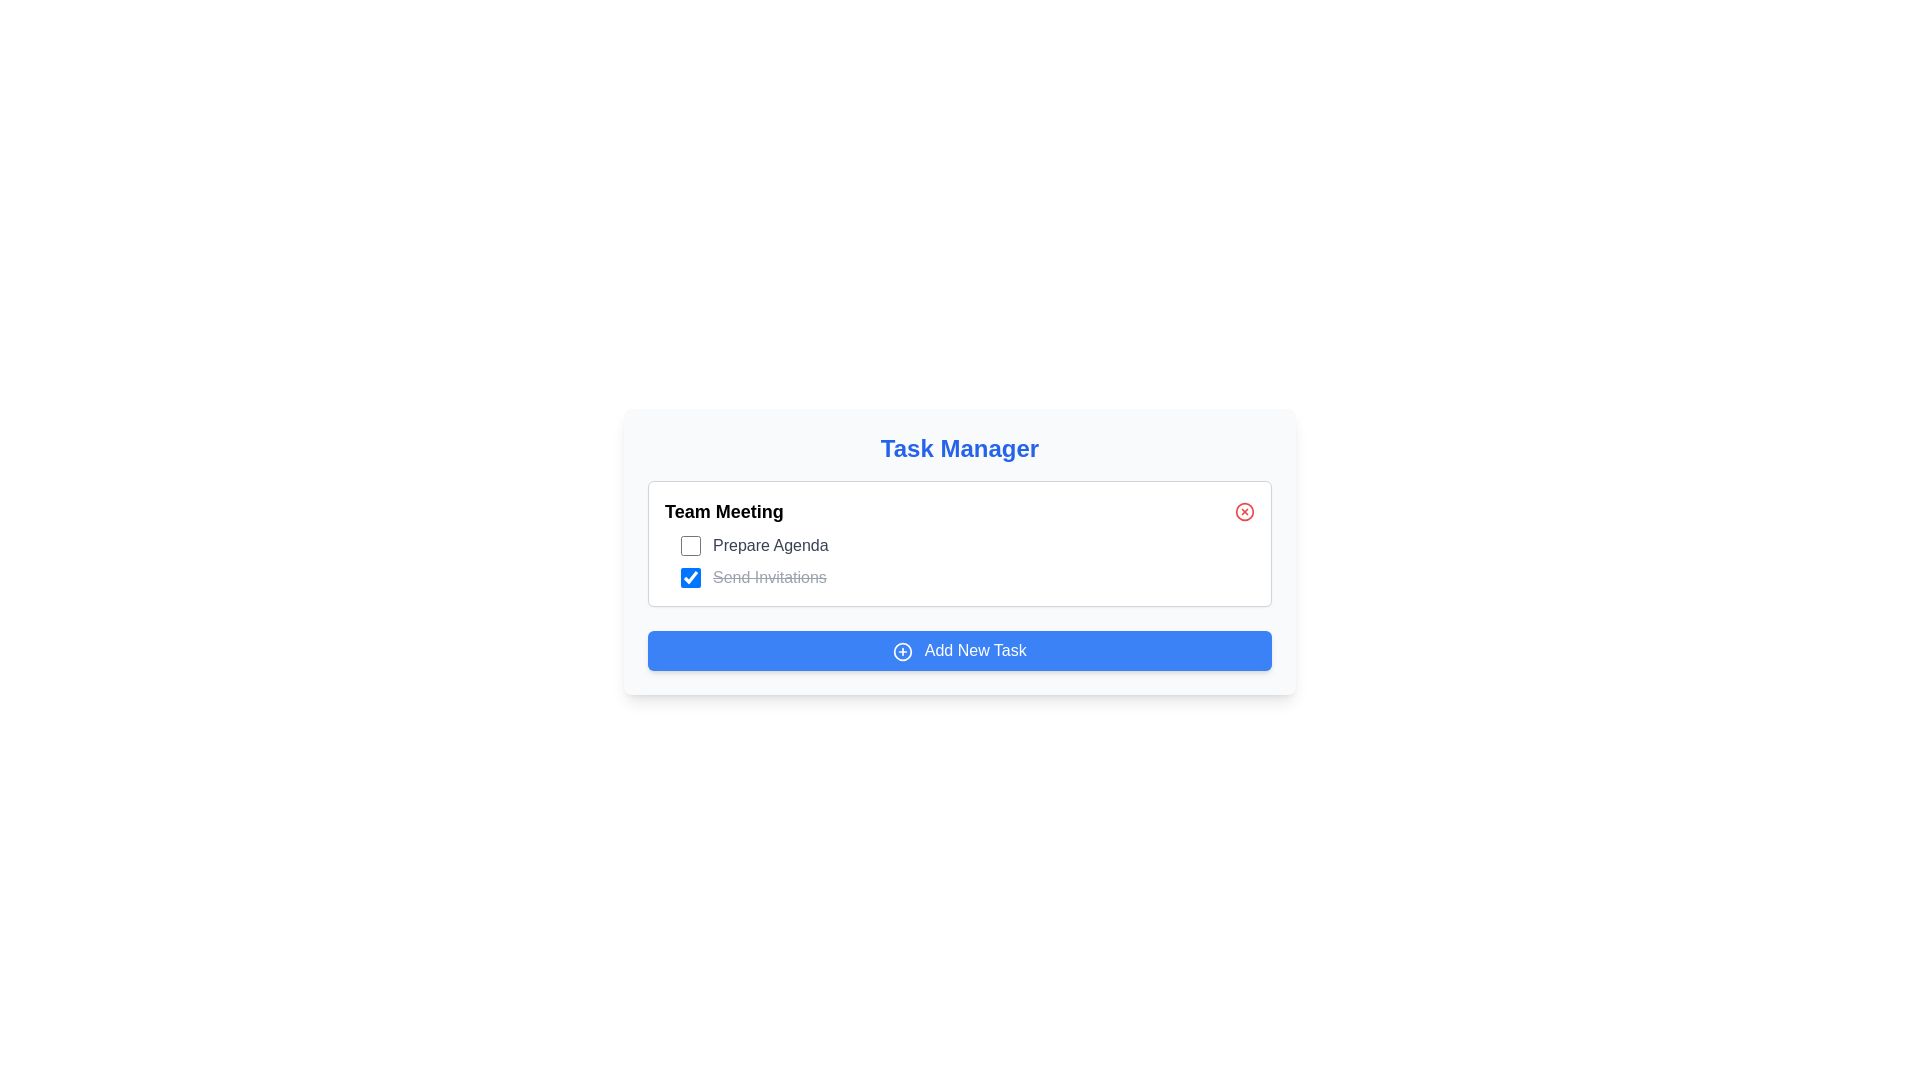  What do you see at coordinates (902, 651) in the screenshot?
I see `the icon representing the addition of a new task, which is located in the left portion of the blue button labeled 'Add New Task'` at bounding box center [902, 651].